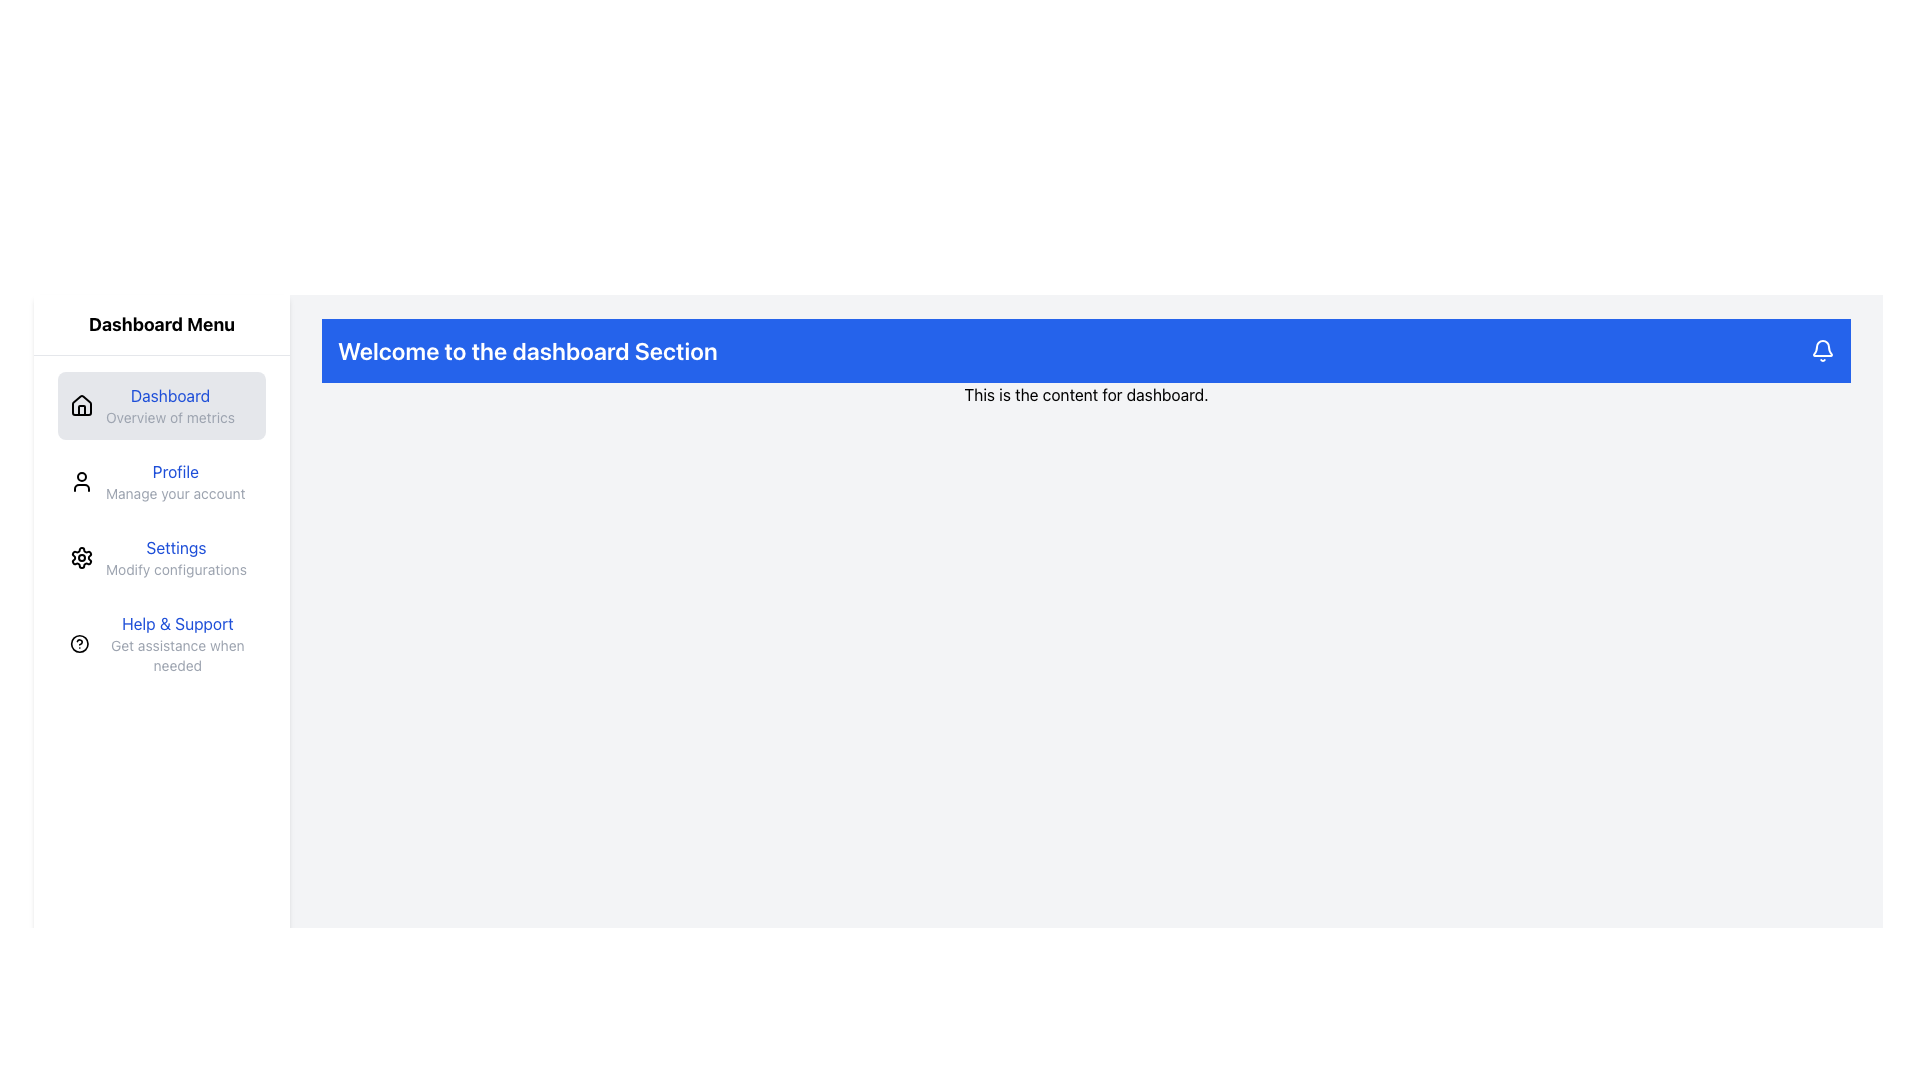 This screenshot has width=1920, height=1080. I want to click on the 'Profile' text label, which displays bold blue text and has smaller text underneath that reads 'Manage your account.' This label is the second item, so click(175, 482).